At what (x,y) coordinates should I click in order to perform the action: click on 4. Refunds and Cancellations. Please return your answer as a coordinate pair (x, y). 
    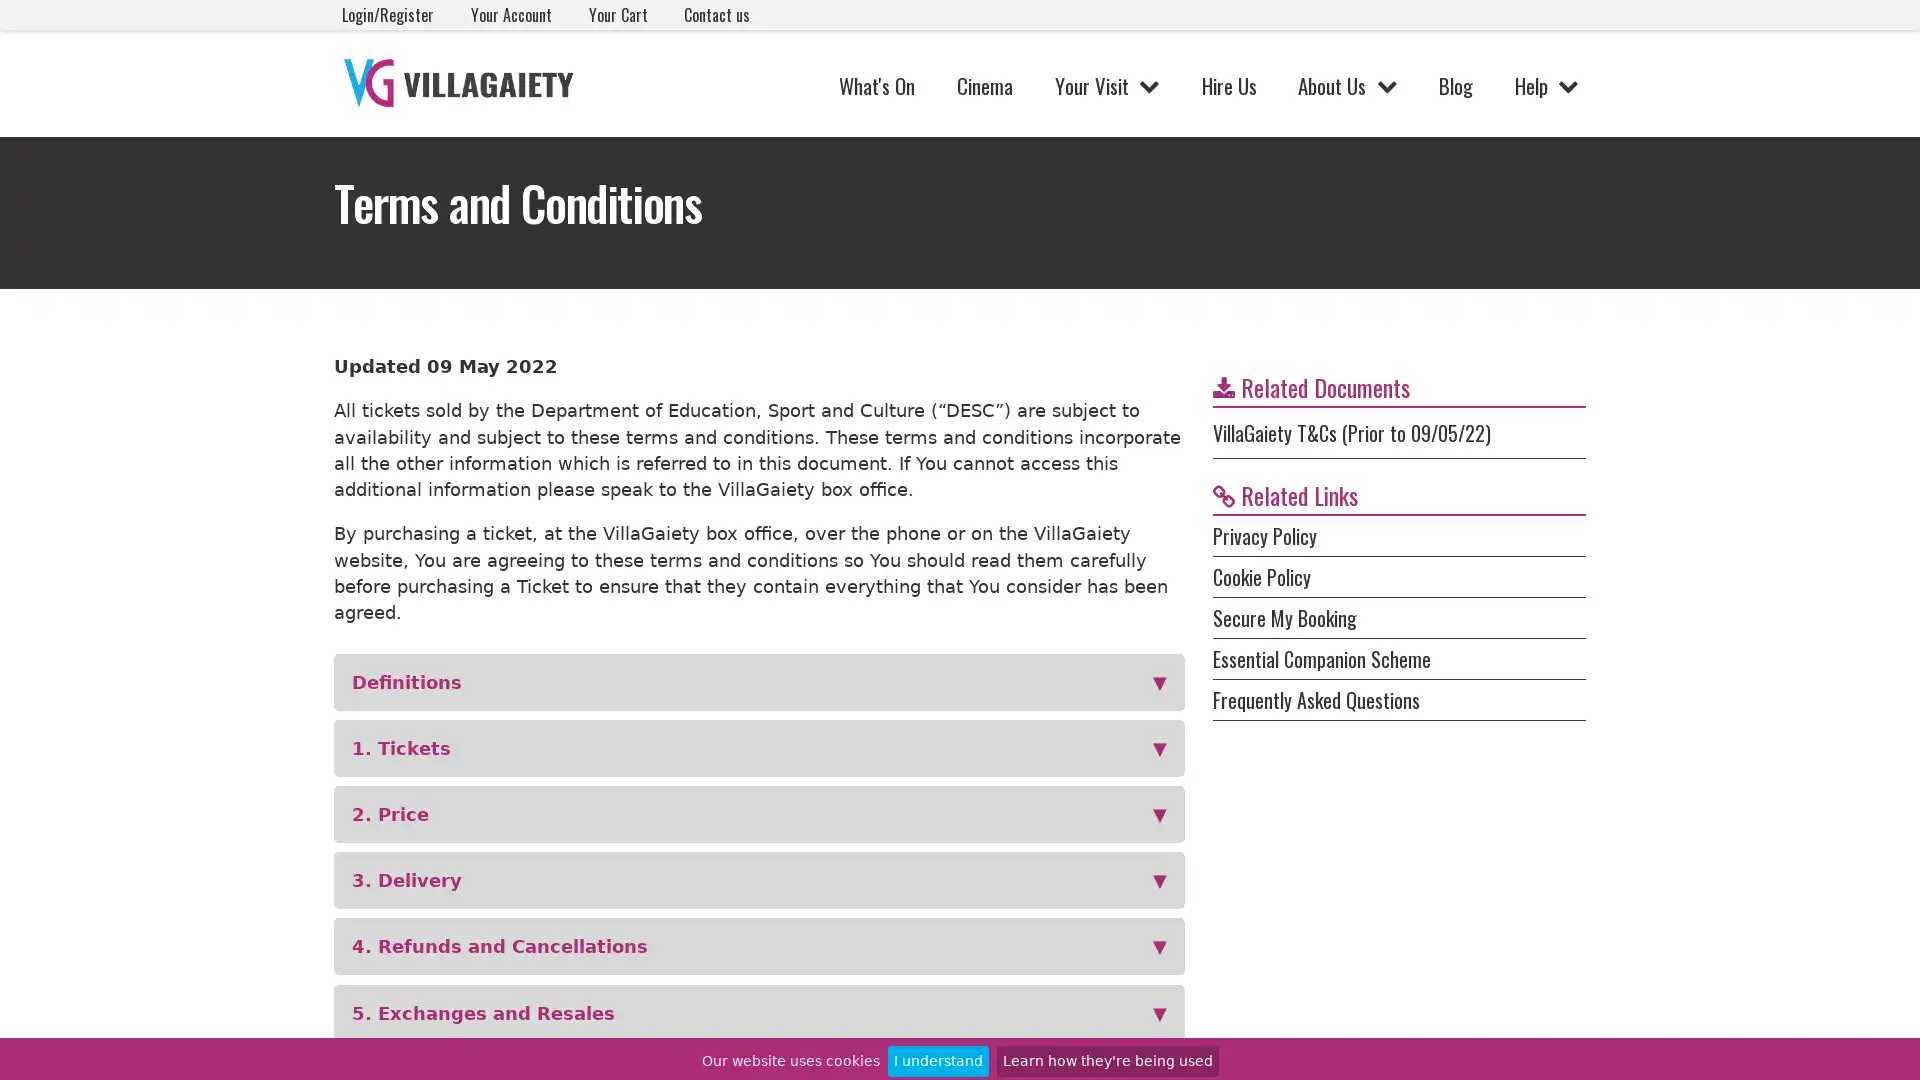
    Looking at the image, I should click on (758, 945).